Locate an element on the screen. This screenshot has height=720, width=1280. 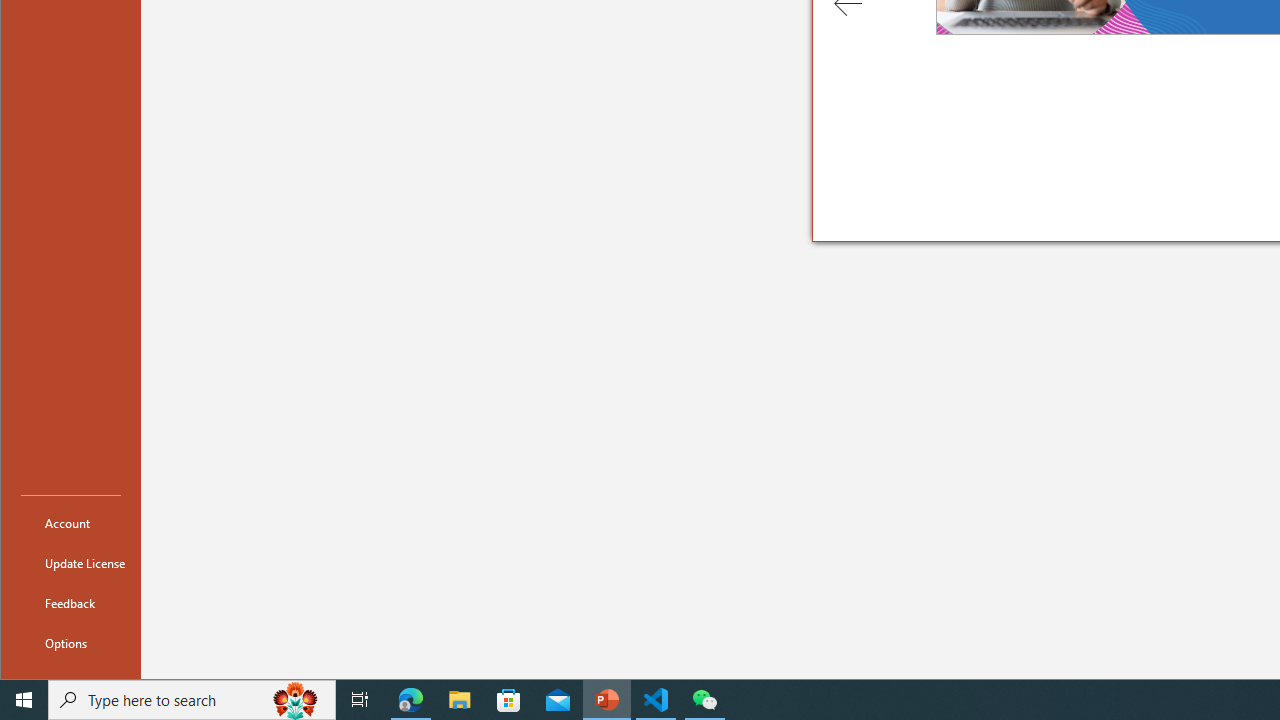
'Start' is located at coordinates (24, 698).